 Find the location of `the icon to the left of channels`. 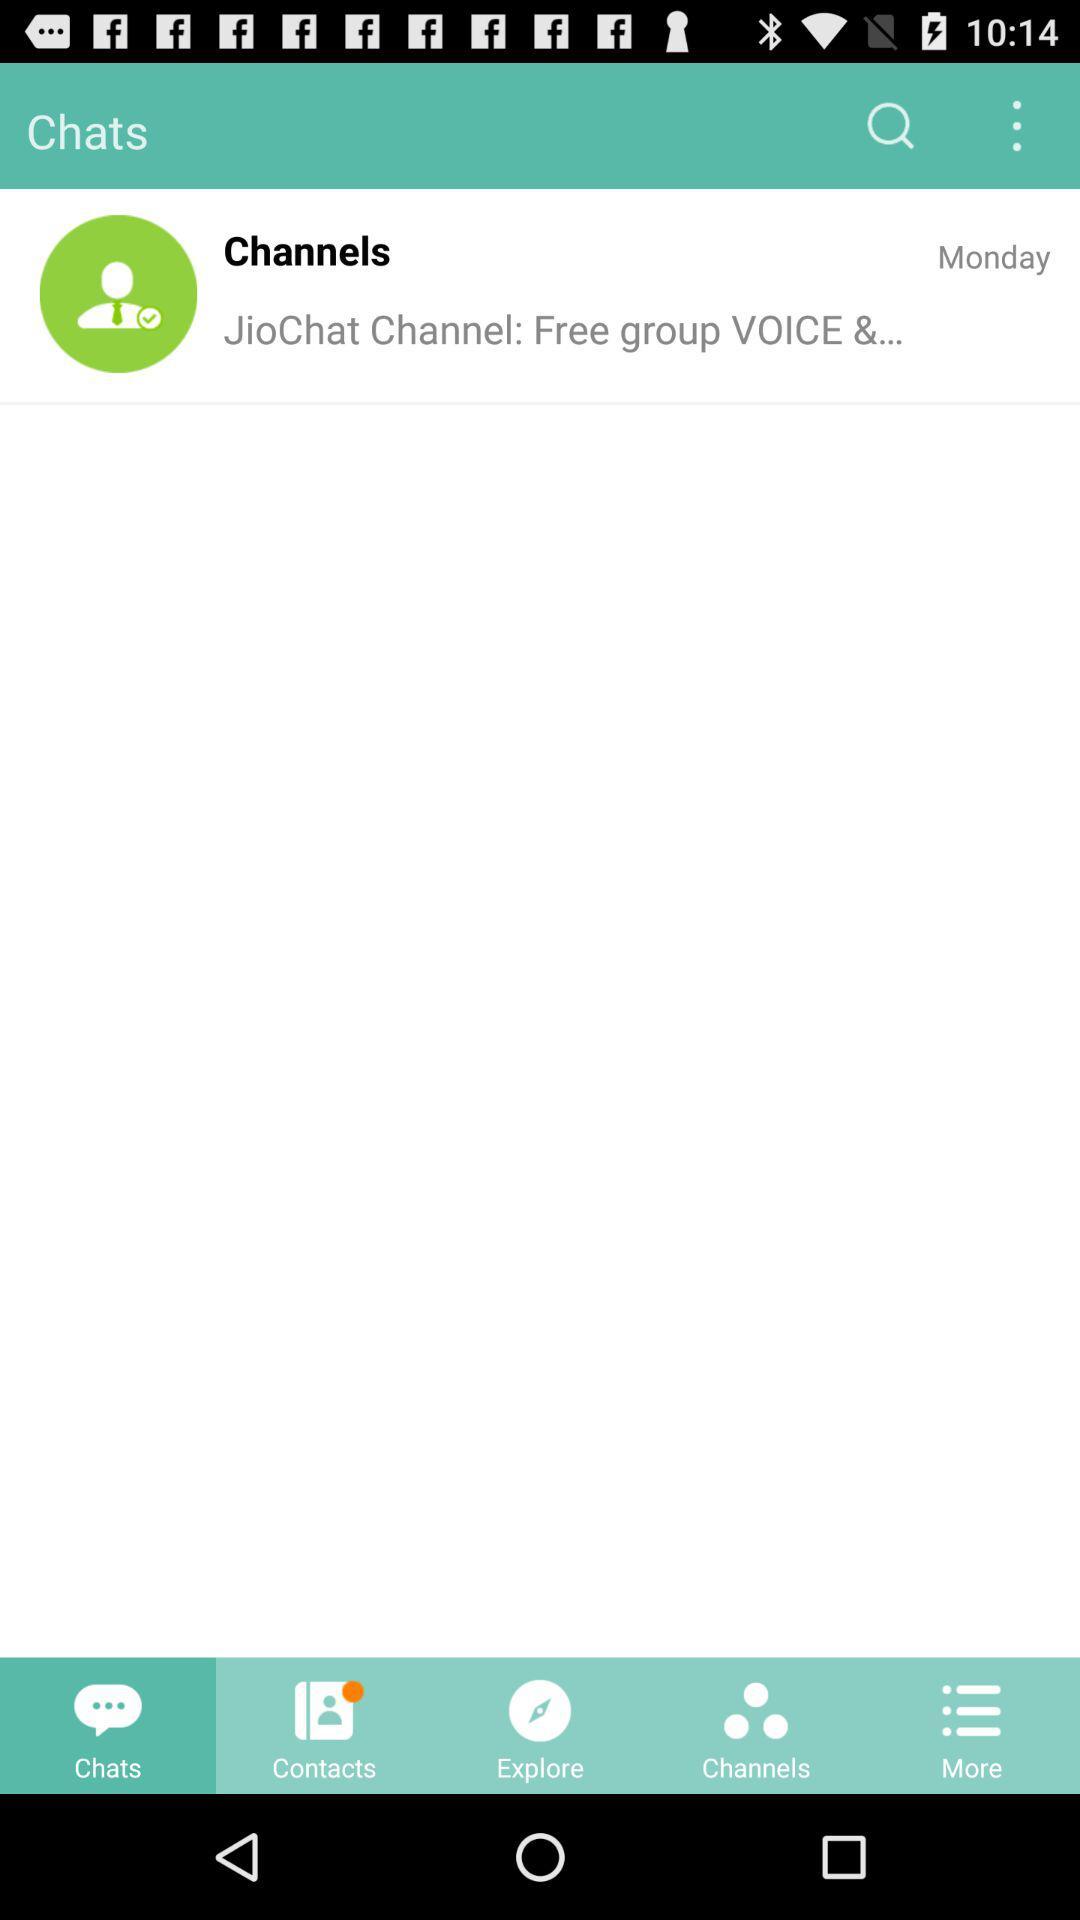

the icon to the left of channels is located at coordinates (118, 292).